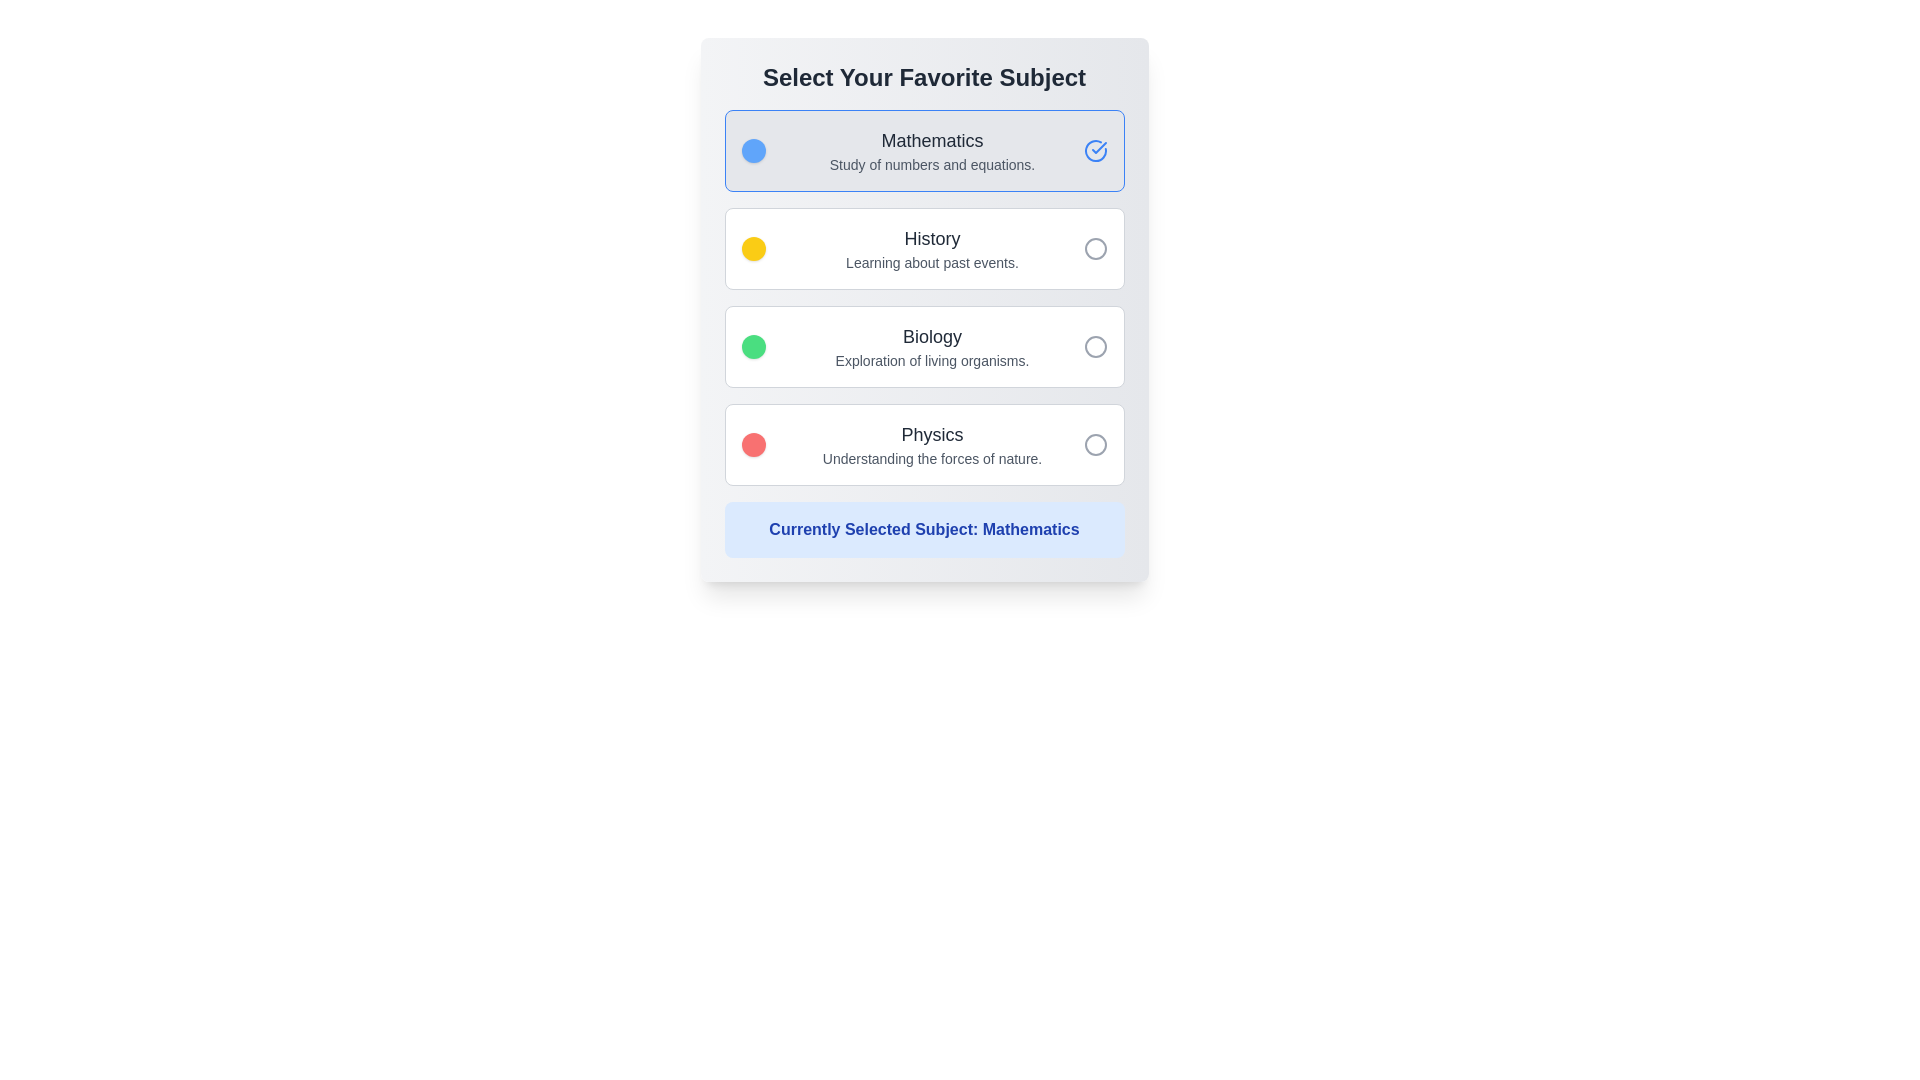 This screenshot has height=1080, width=1920. Describe the element at coordinates (1094, 443) in the screenshot. I see `the circular graphical icon styled with a thin stroke, located in the fourth row of the Physics option, immediately to the left of the descriptive text` at that location.